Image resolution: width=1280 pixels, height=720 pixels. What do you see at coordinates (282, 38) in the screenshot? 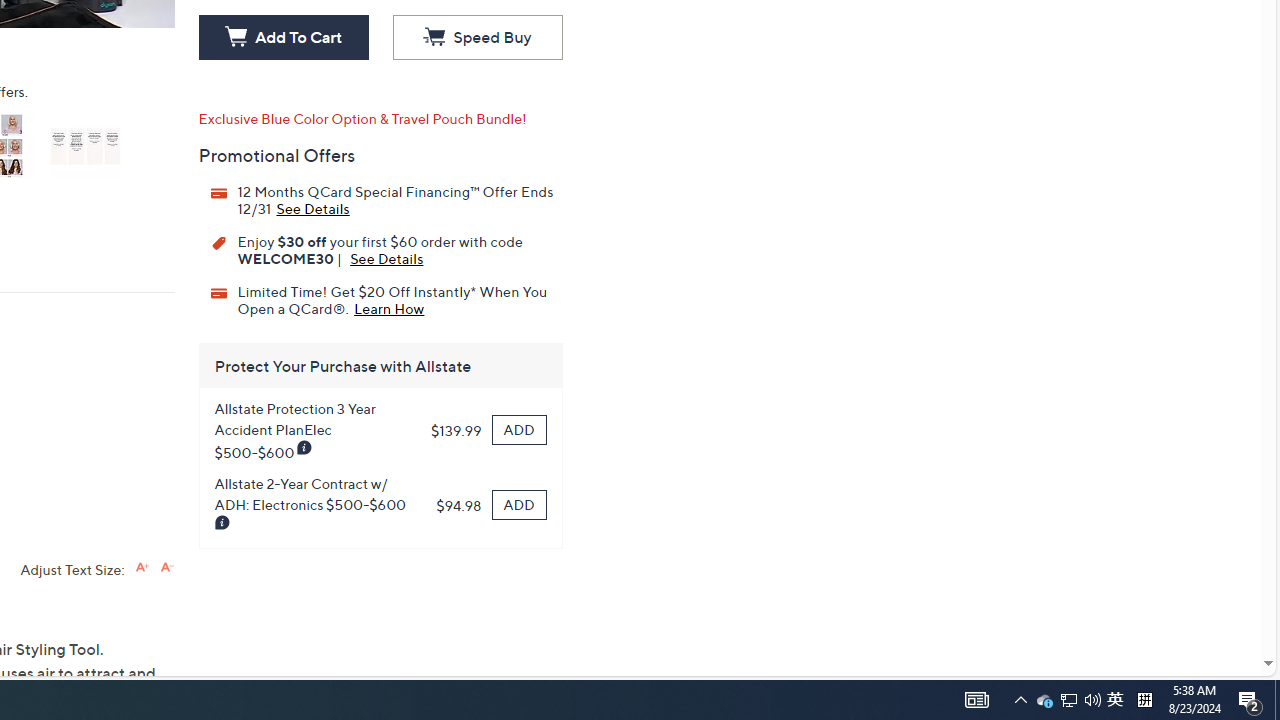
I see `'Add To Cart'` at bounding box center [282, 38].